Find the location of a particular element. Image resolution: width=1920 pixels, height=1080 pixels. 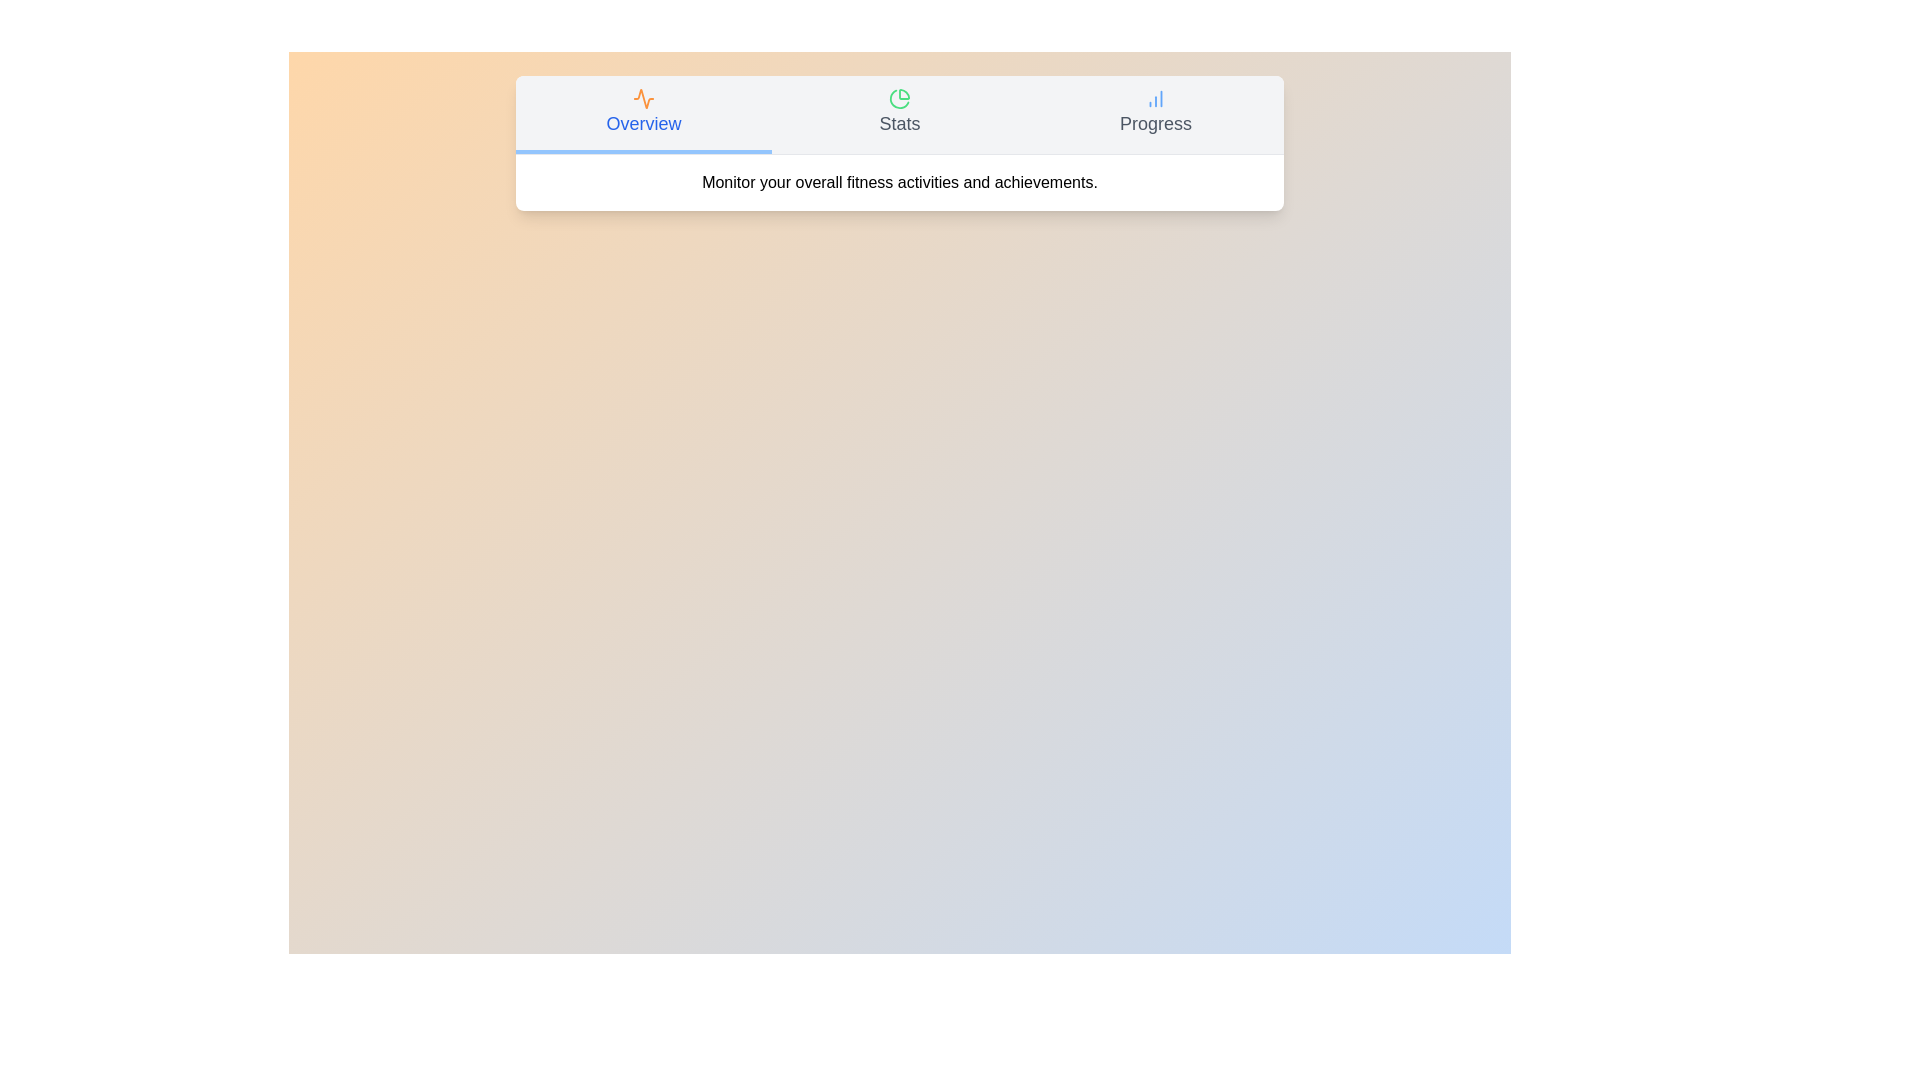

the Overview tab to view its content is located at coordinates (643, 115).